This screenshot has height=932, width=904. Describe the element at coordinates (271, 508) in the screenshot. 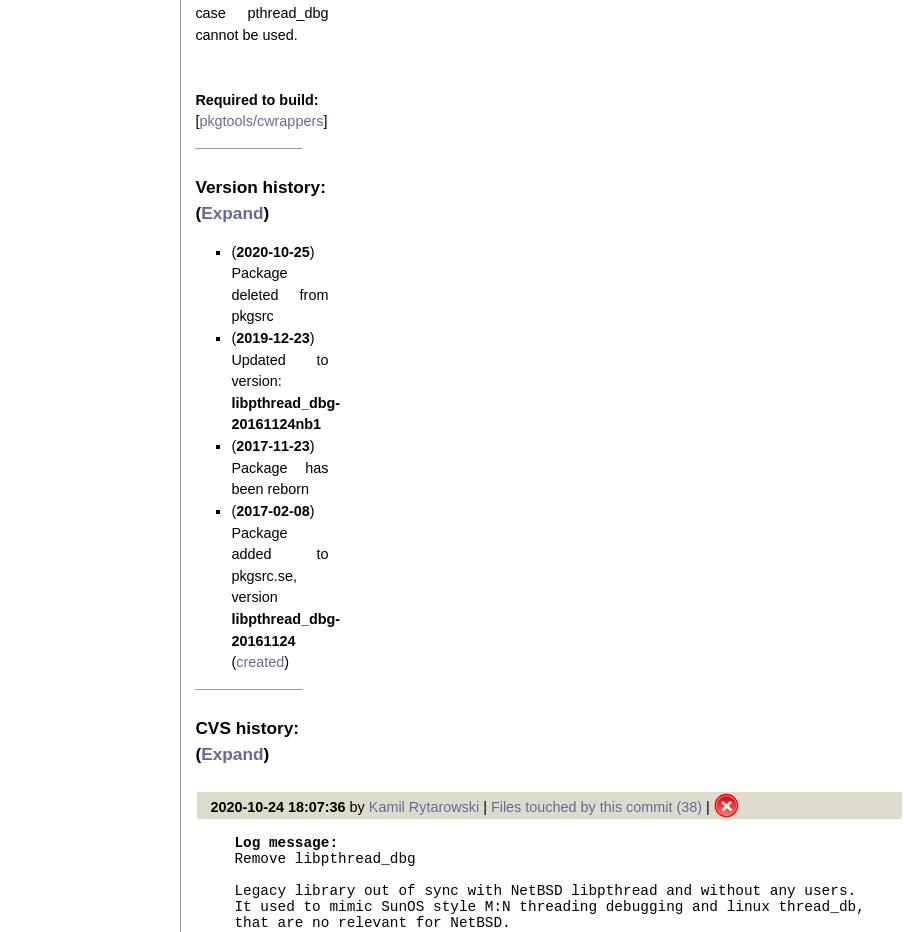

I see `'2017-02-08'` at that location.